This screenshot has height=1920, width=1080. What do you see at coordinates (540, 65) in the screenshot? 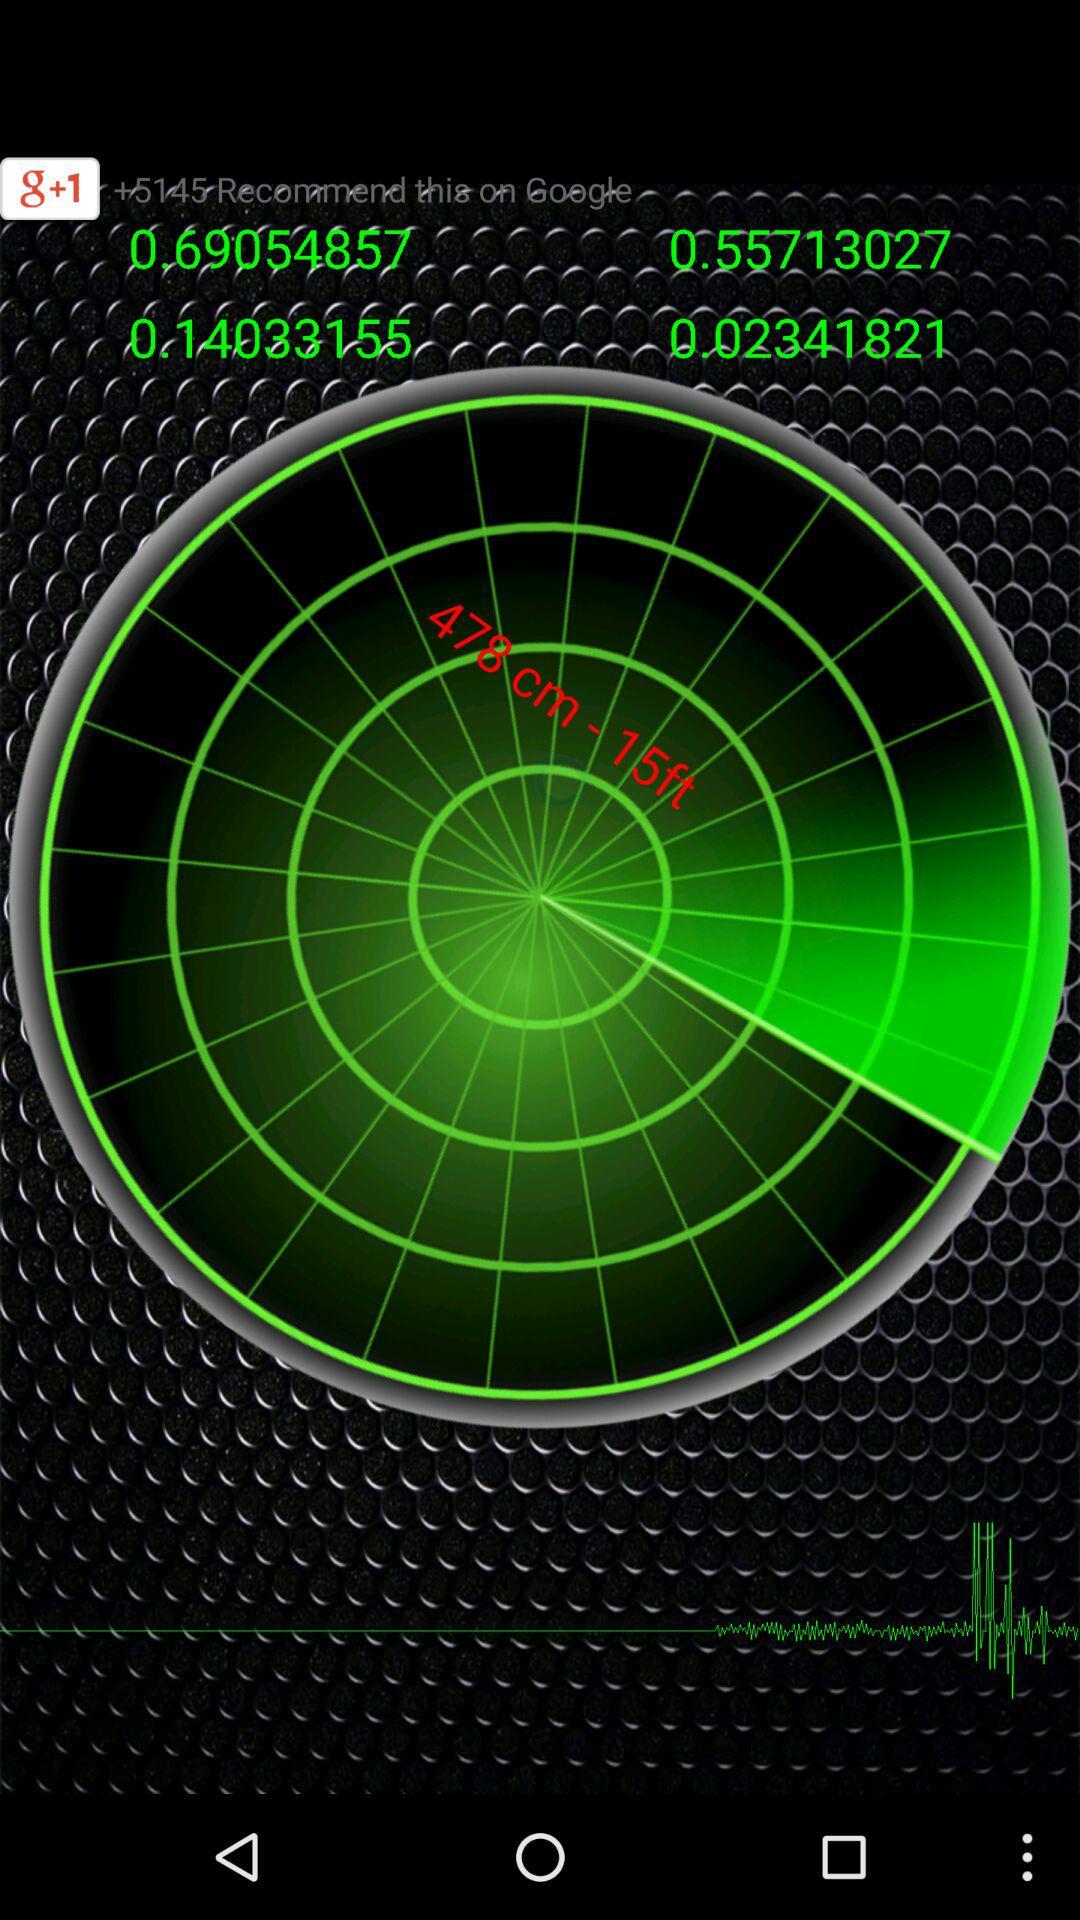
I see `advertisements website` at bounding box center [540, 65].